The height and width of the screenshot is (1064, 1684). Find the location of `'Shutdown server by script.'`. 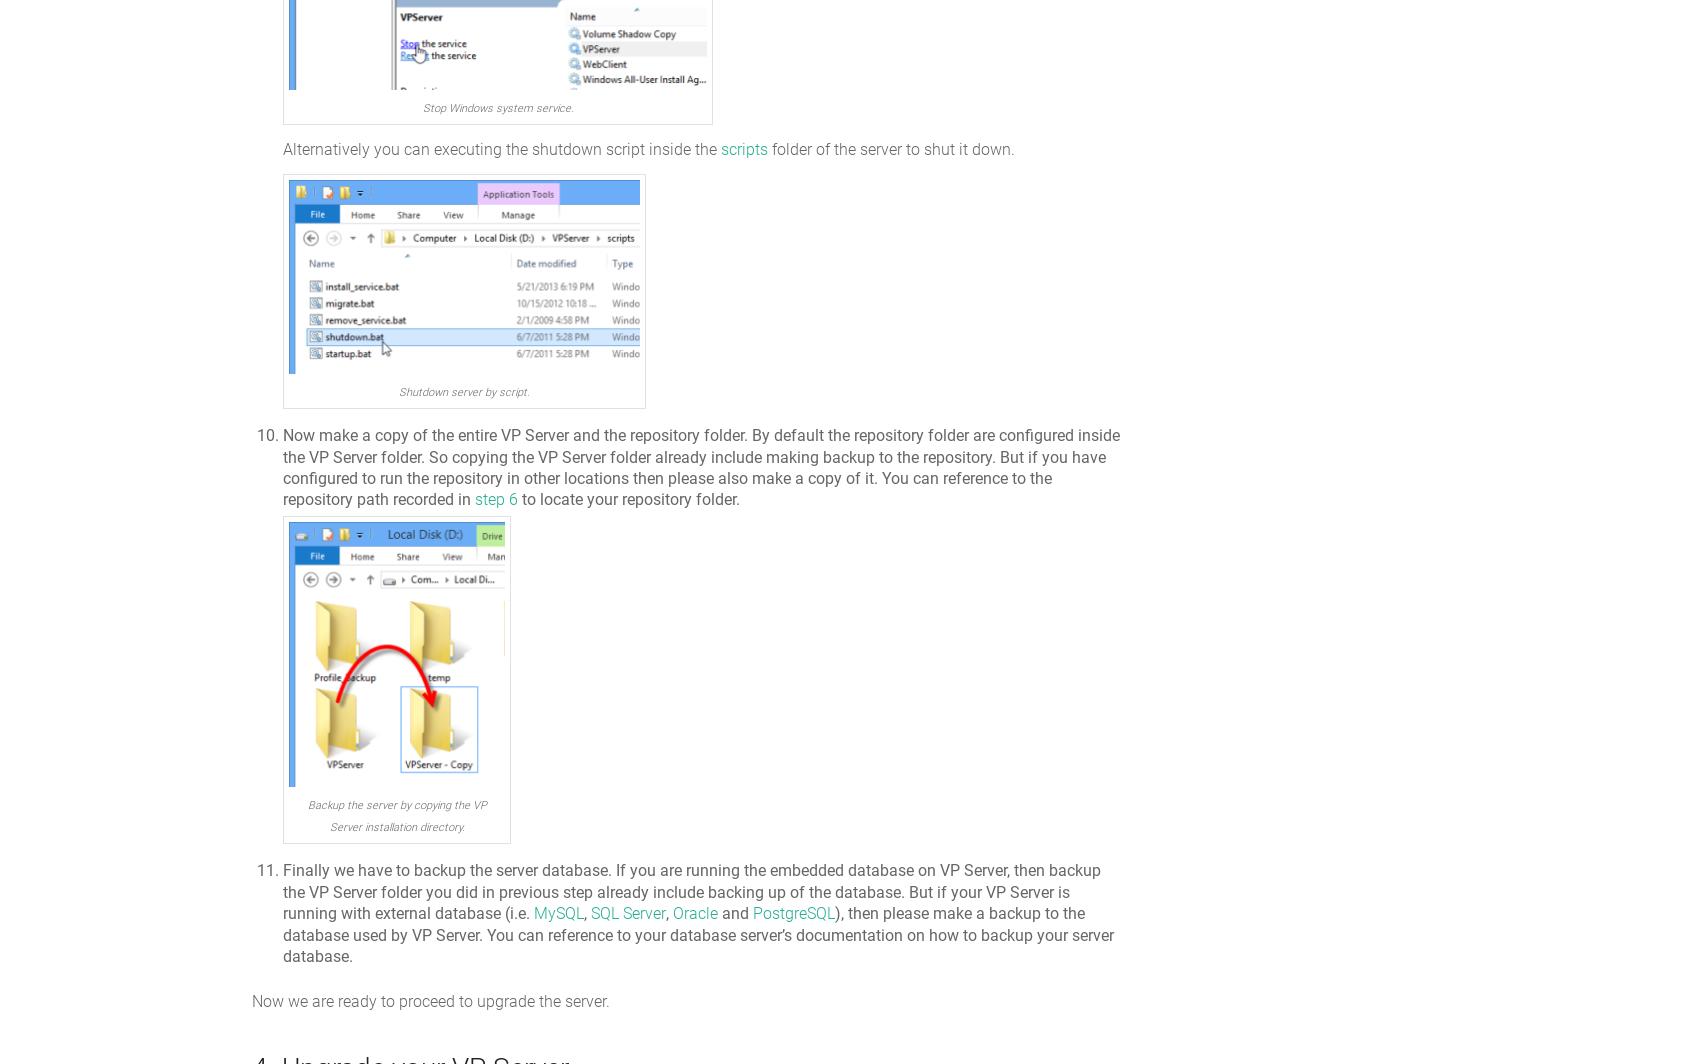

'Shutdown server by script.' is located at coordinates (463, 391).